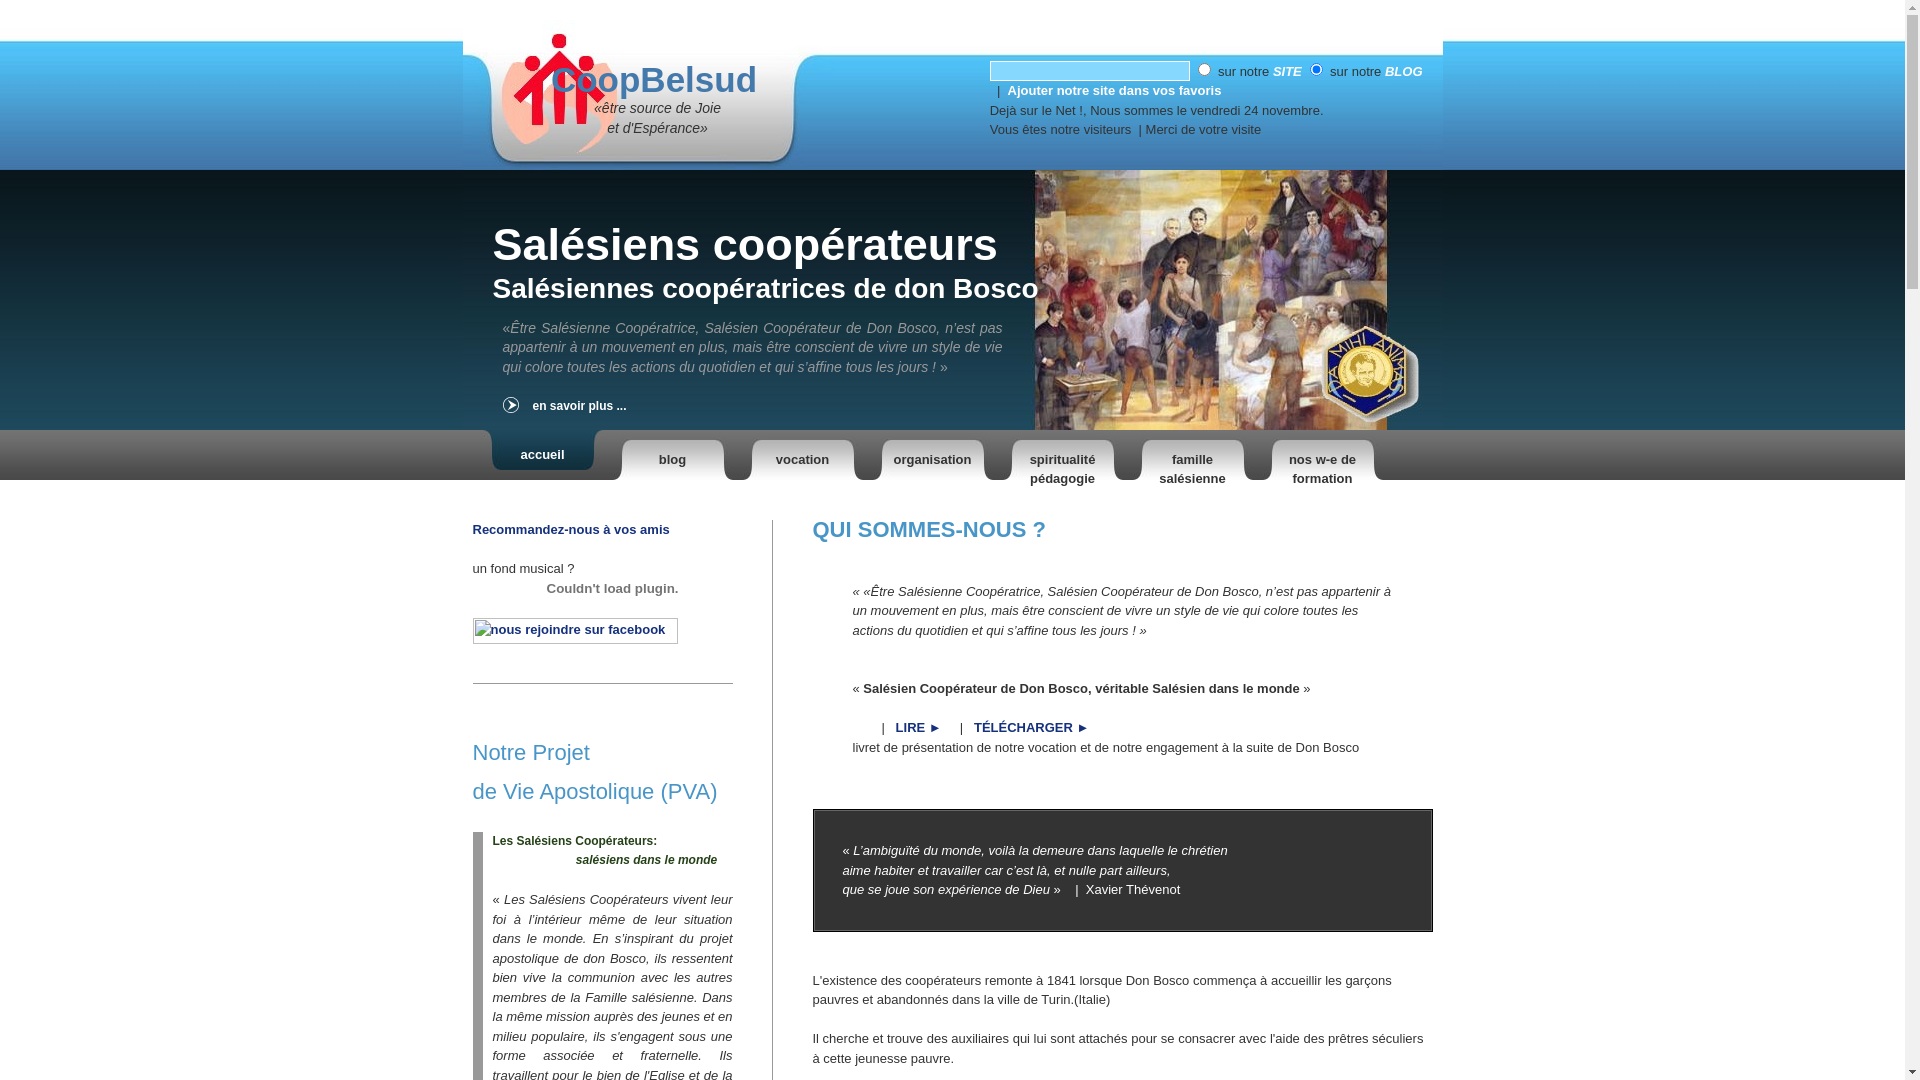 The image size is (1920, 1080). I want to click on 'vocation', so click(801, 455).